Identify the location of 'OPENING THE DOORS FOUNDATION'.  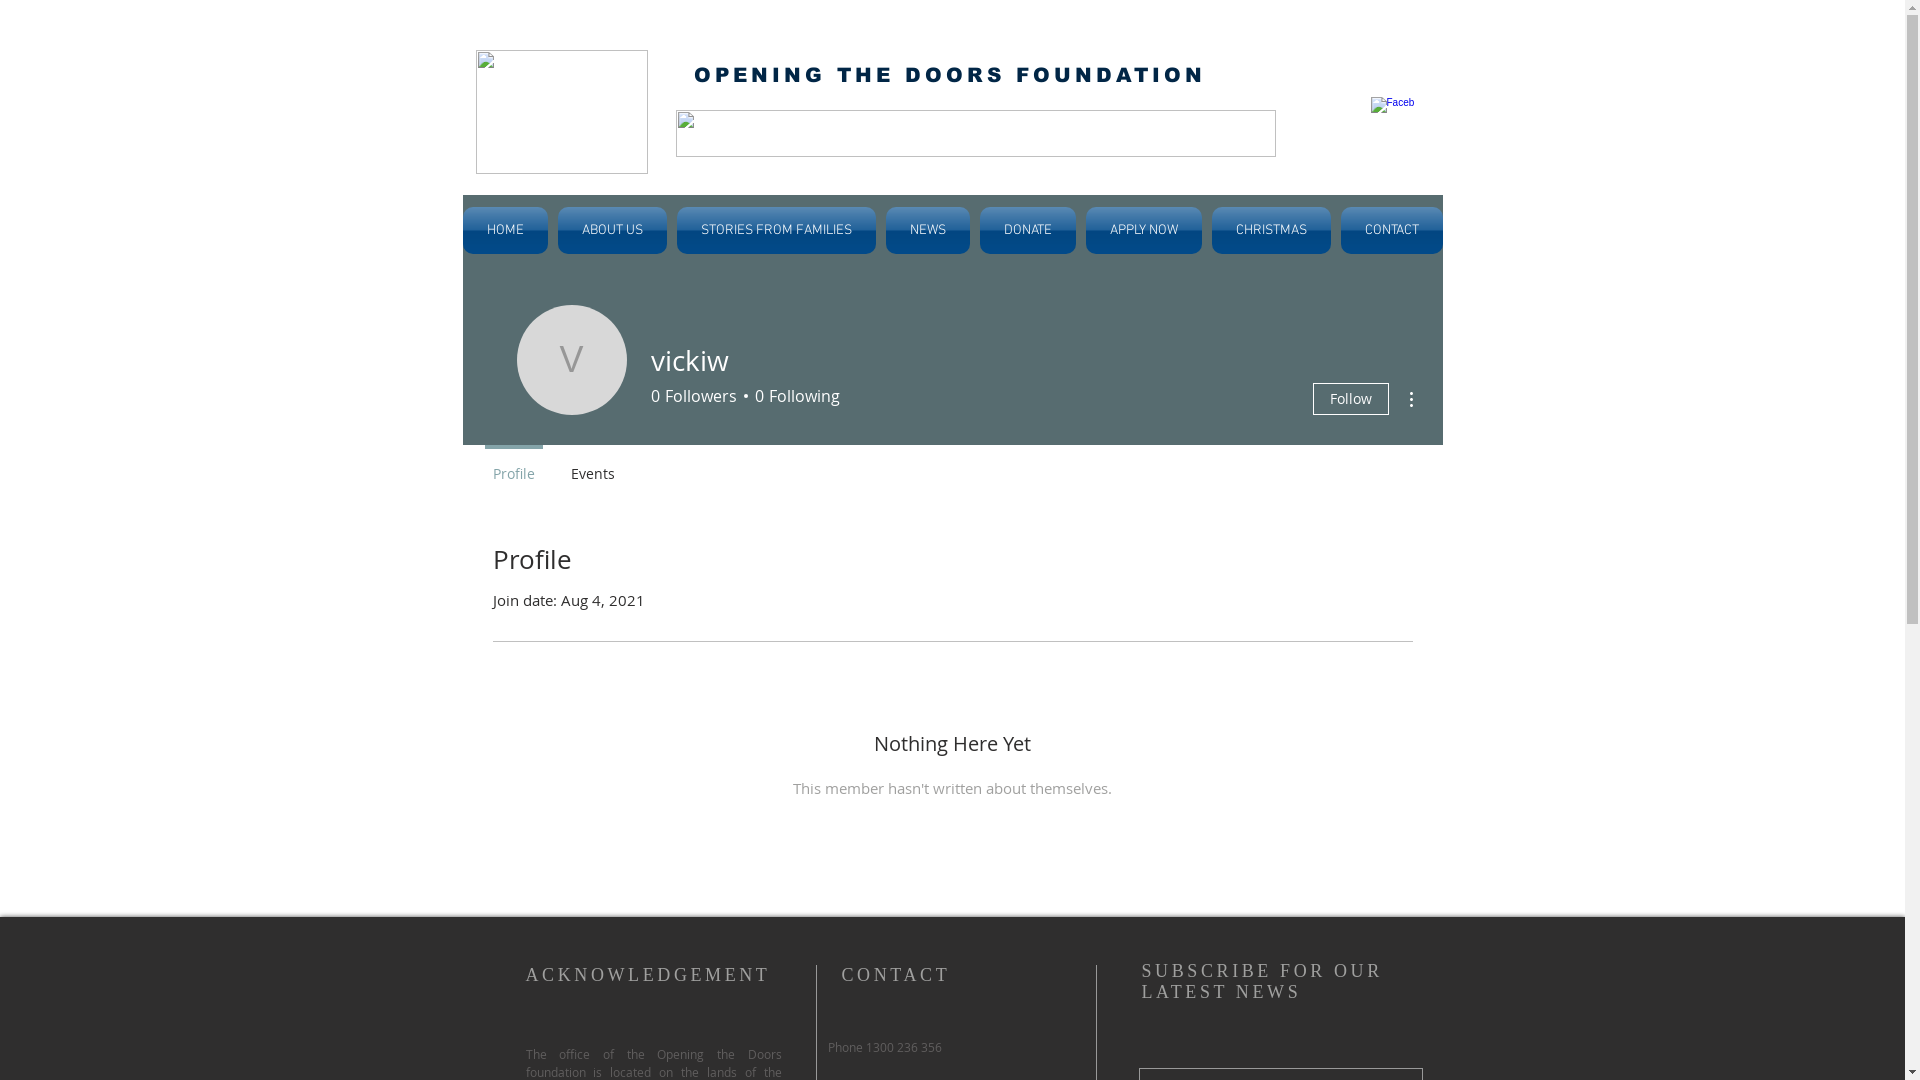
(949, 73).